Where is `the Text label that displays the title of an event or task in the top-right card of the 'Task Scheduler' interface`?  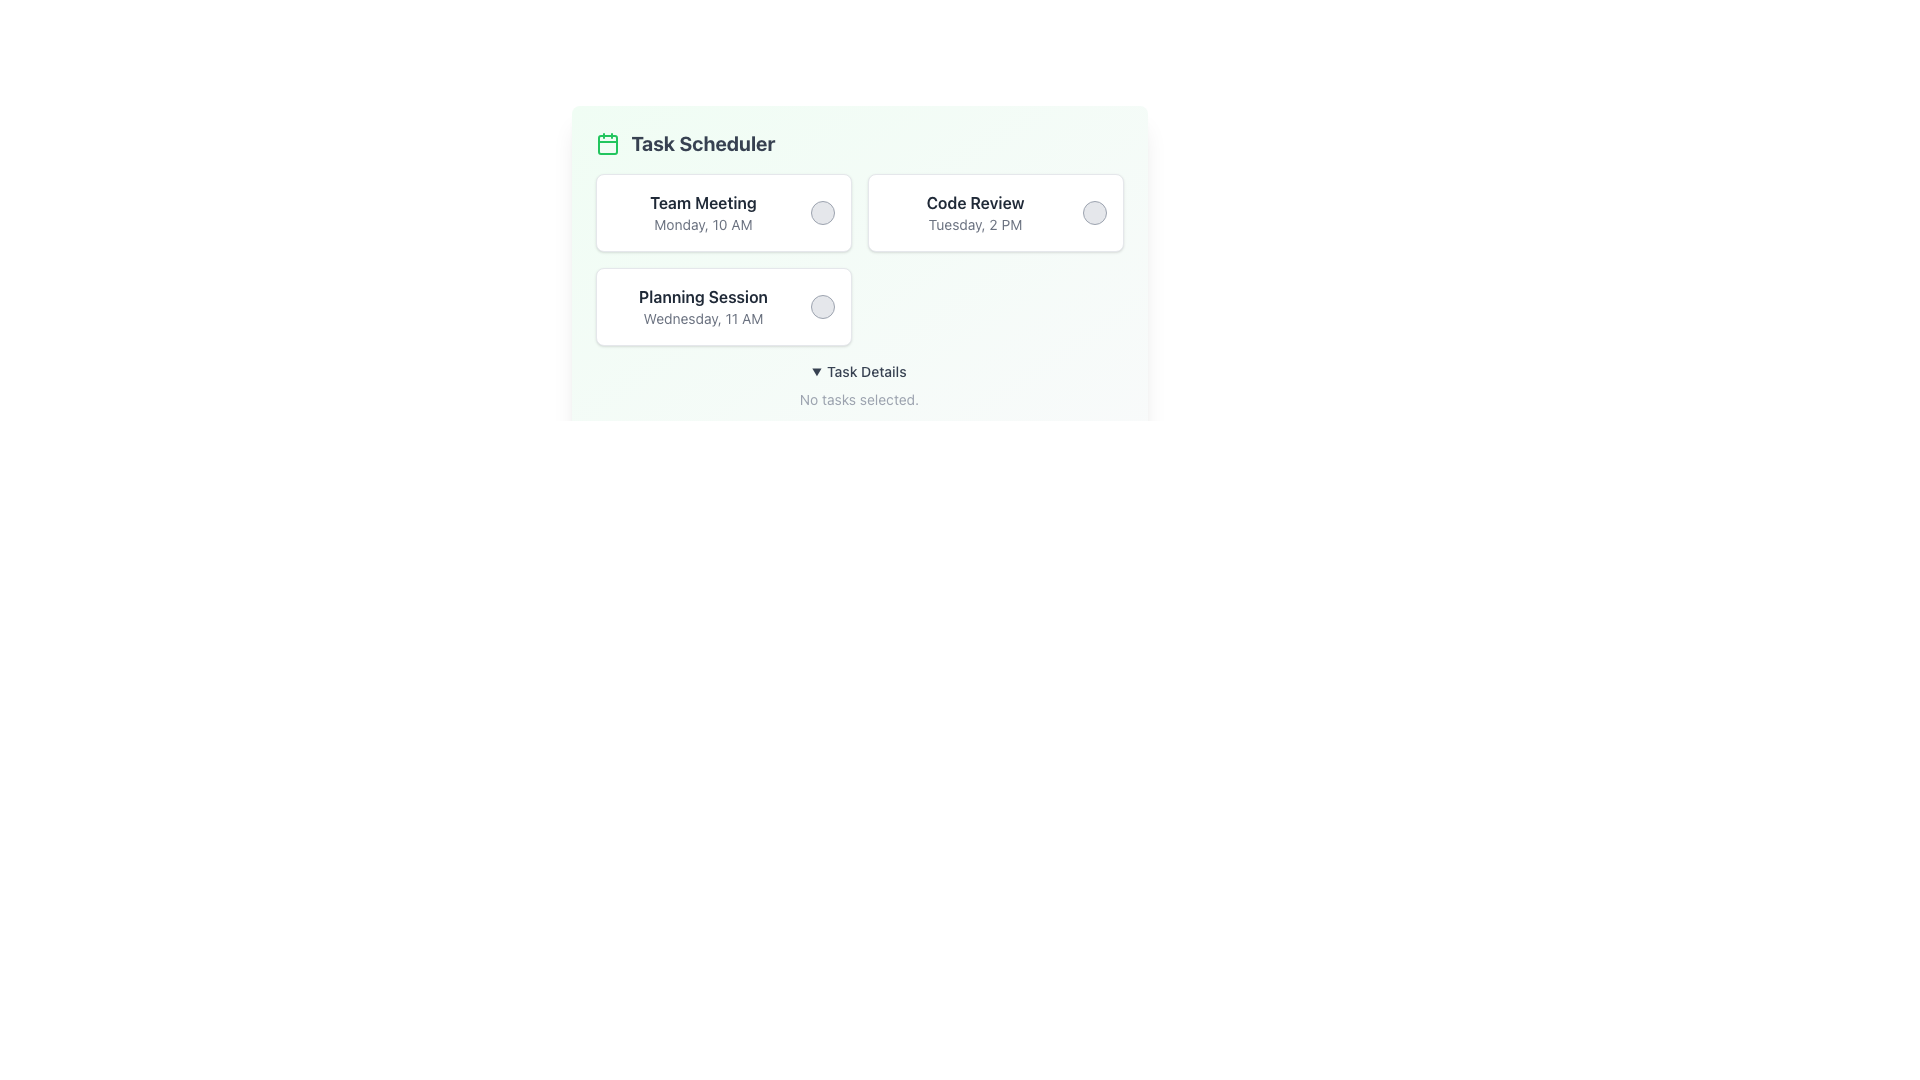
the Text label that displays the title of an event or task in the top-right card of the 'Task Scheduler' interface is located at coordinates (975, 203).